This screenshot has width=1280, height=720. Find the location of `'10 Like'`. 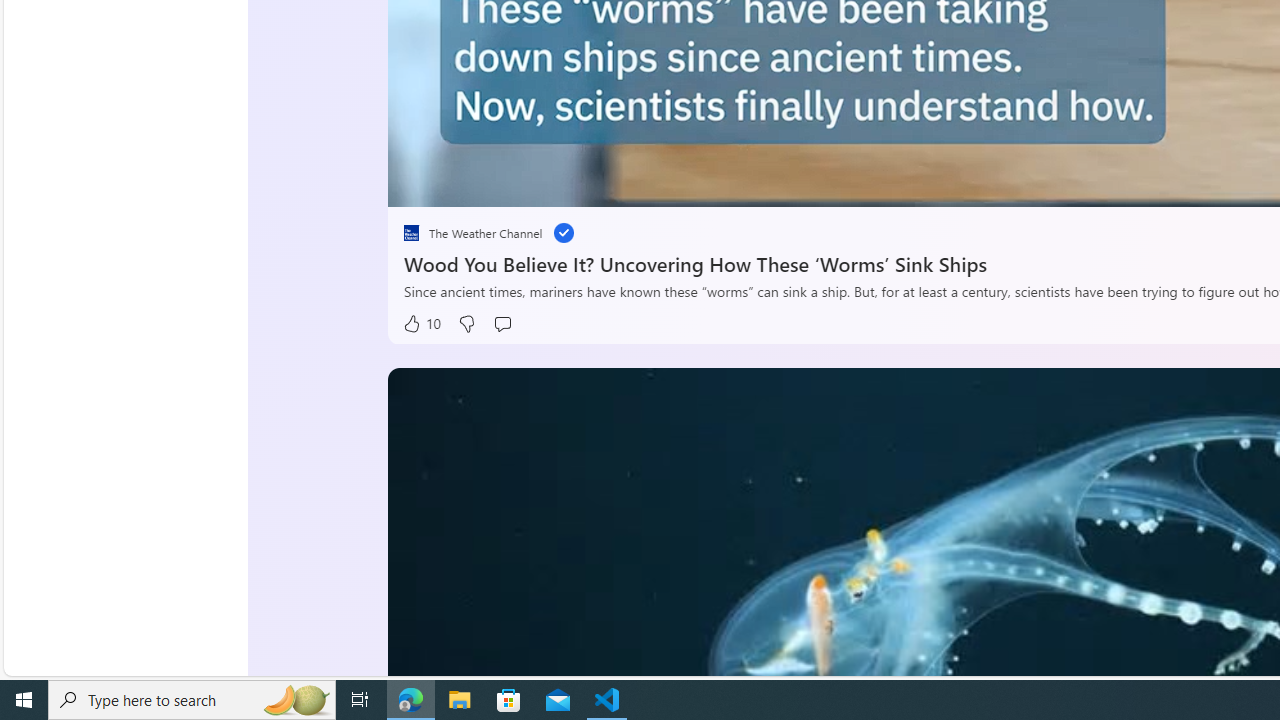

'10 Like' is located at coordinates (421, 323).